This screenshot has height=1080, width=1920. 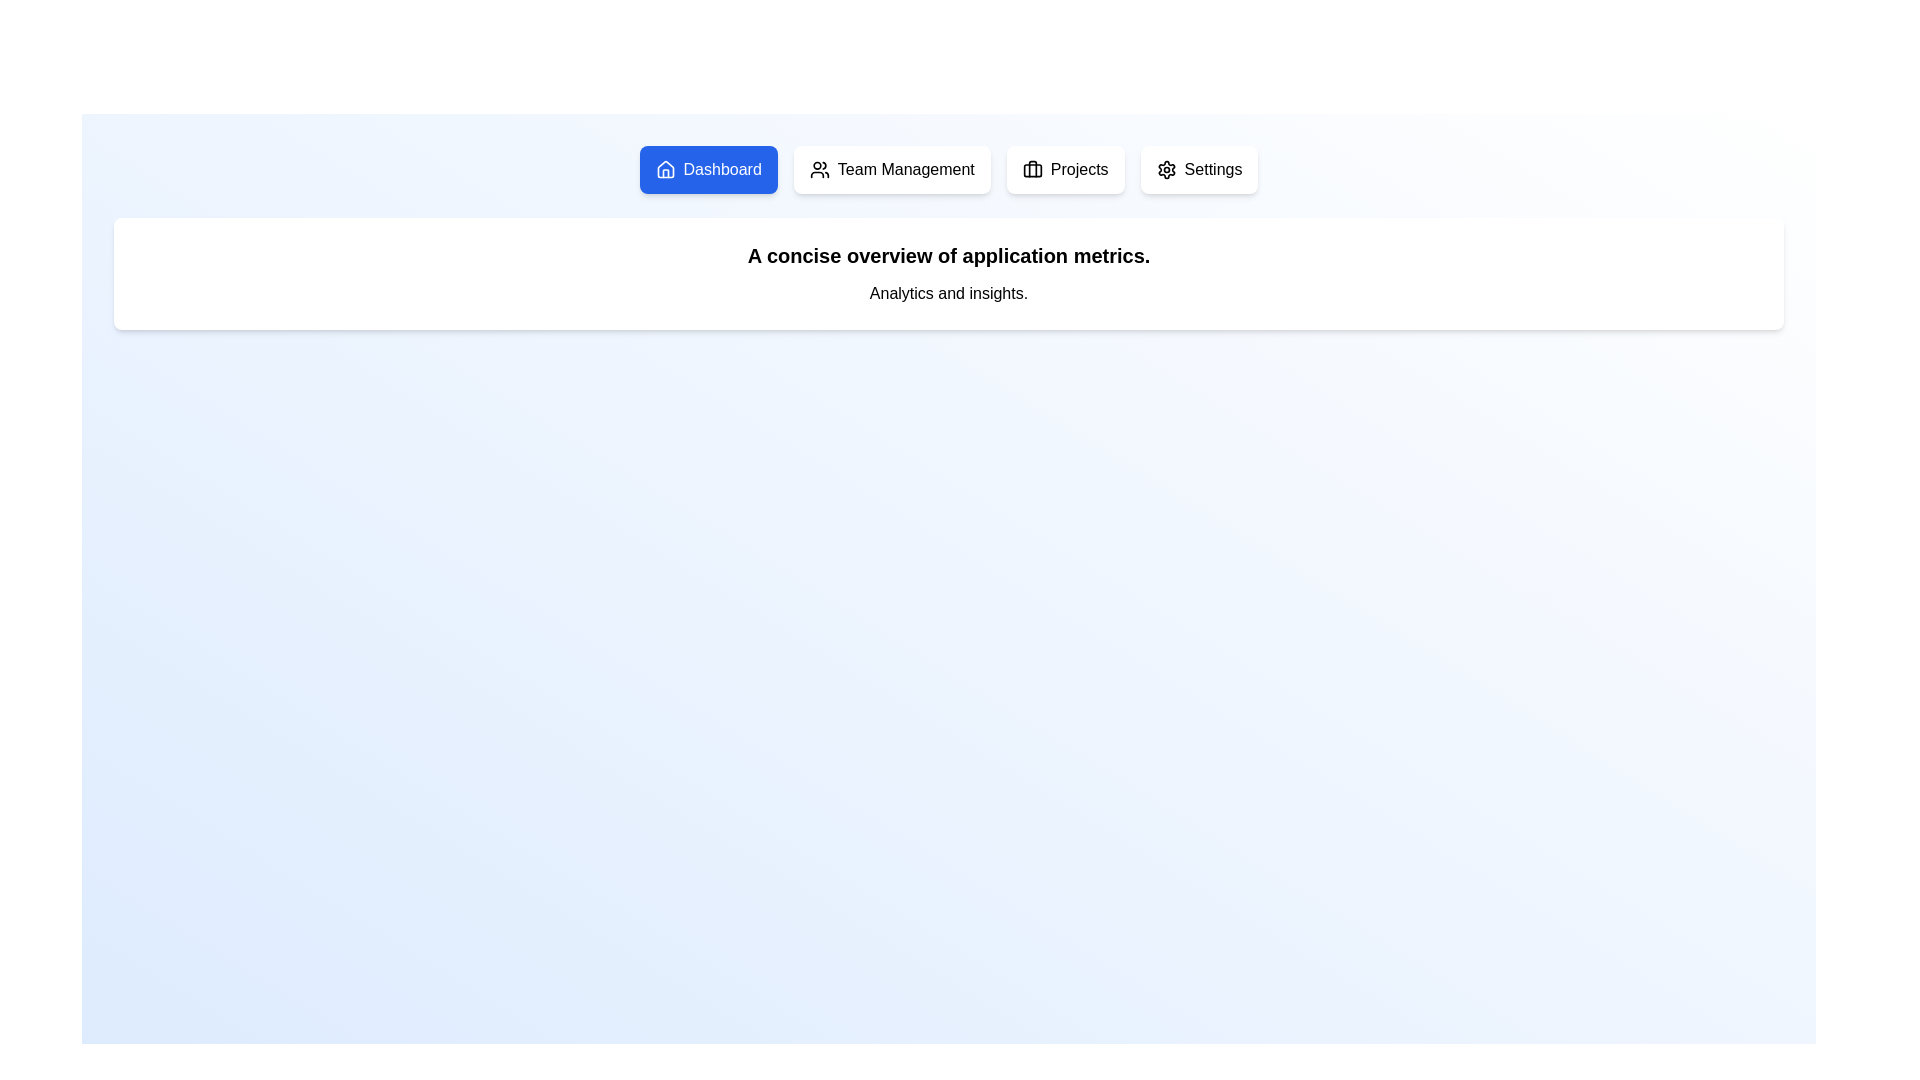 I want to click on the gear icon on the right side of the navigation bar, so click(x=1166, y=168).